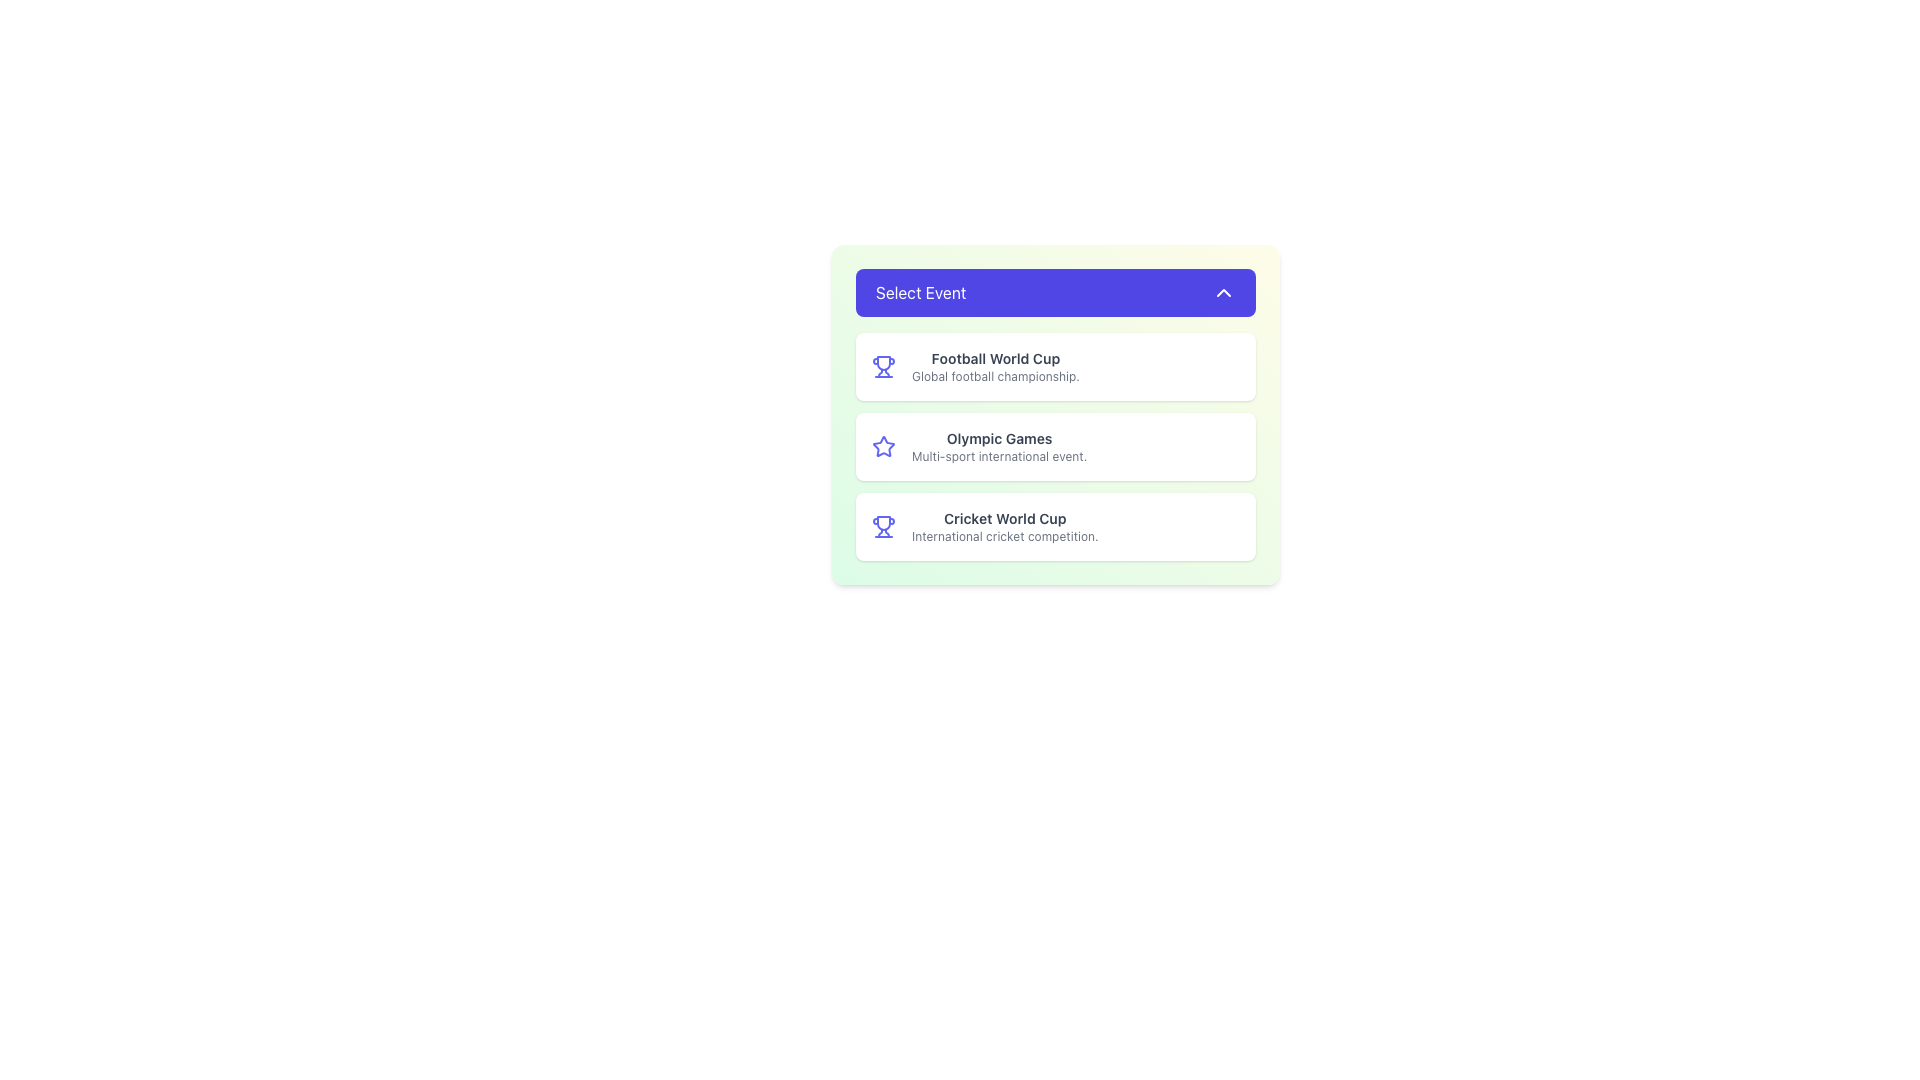 The width and height of the screenshot is (1920, 1080). What do you see at coordinates (995, 366) in the screenshot?
I see `the text block indicating the Football World Cup event, which is the first text block in the list under the 'Select Event' dropdown` at bounding box center [995, 366].